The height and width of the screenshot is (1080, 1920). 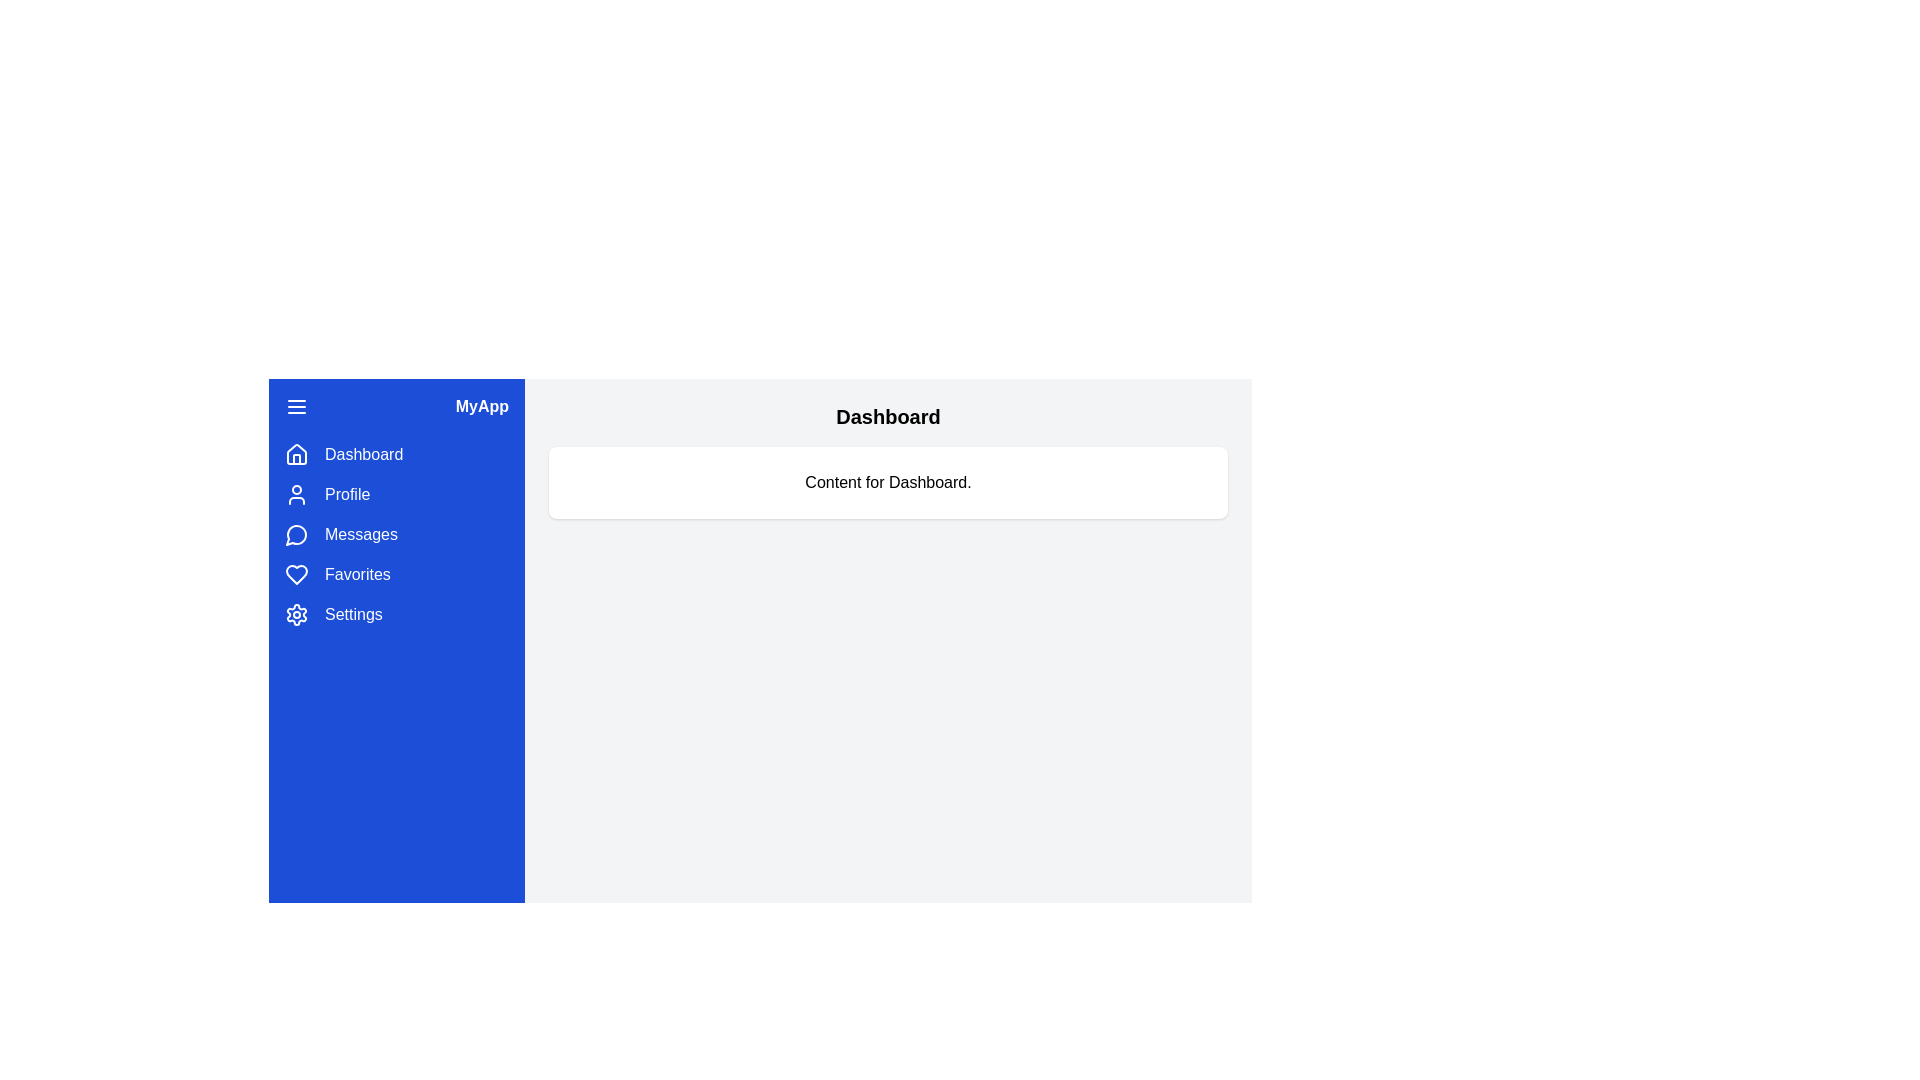 What do you see at coordinates (482, 406) in the screenshot?
I see `the text label displaying 'MyApp', which is styled in bold white font against a blue background, located on the right side of the horizontal bar near the top of the menu panel` at bounding box center [482, 406].